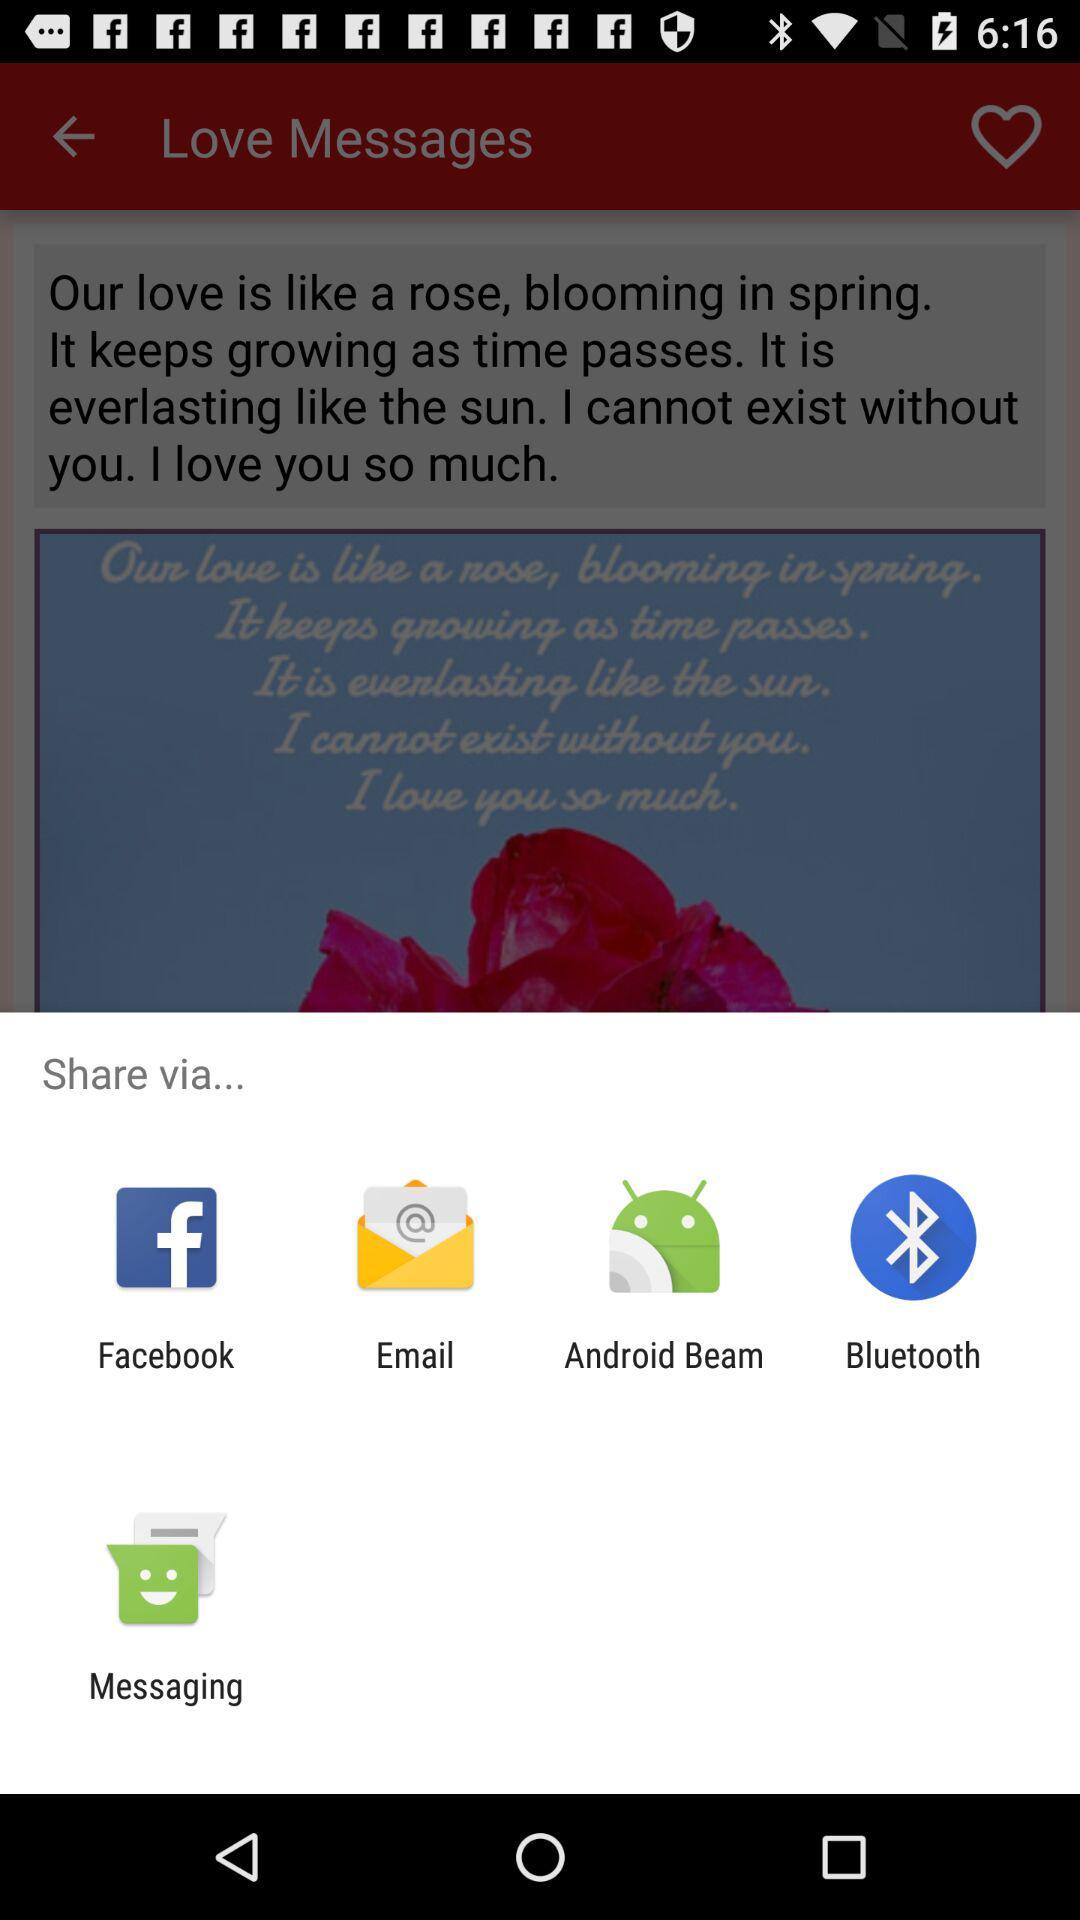 This screenshot has width=1080, height=1920. I want to click on the app next to the bluetooth app, so click(664, 1374).